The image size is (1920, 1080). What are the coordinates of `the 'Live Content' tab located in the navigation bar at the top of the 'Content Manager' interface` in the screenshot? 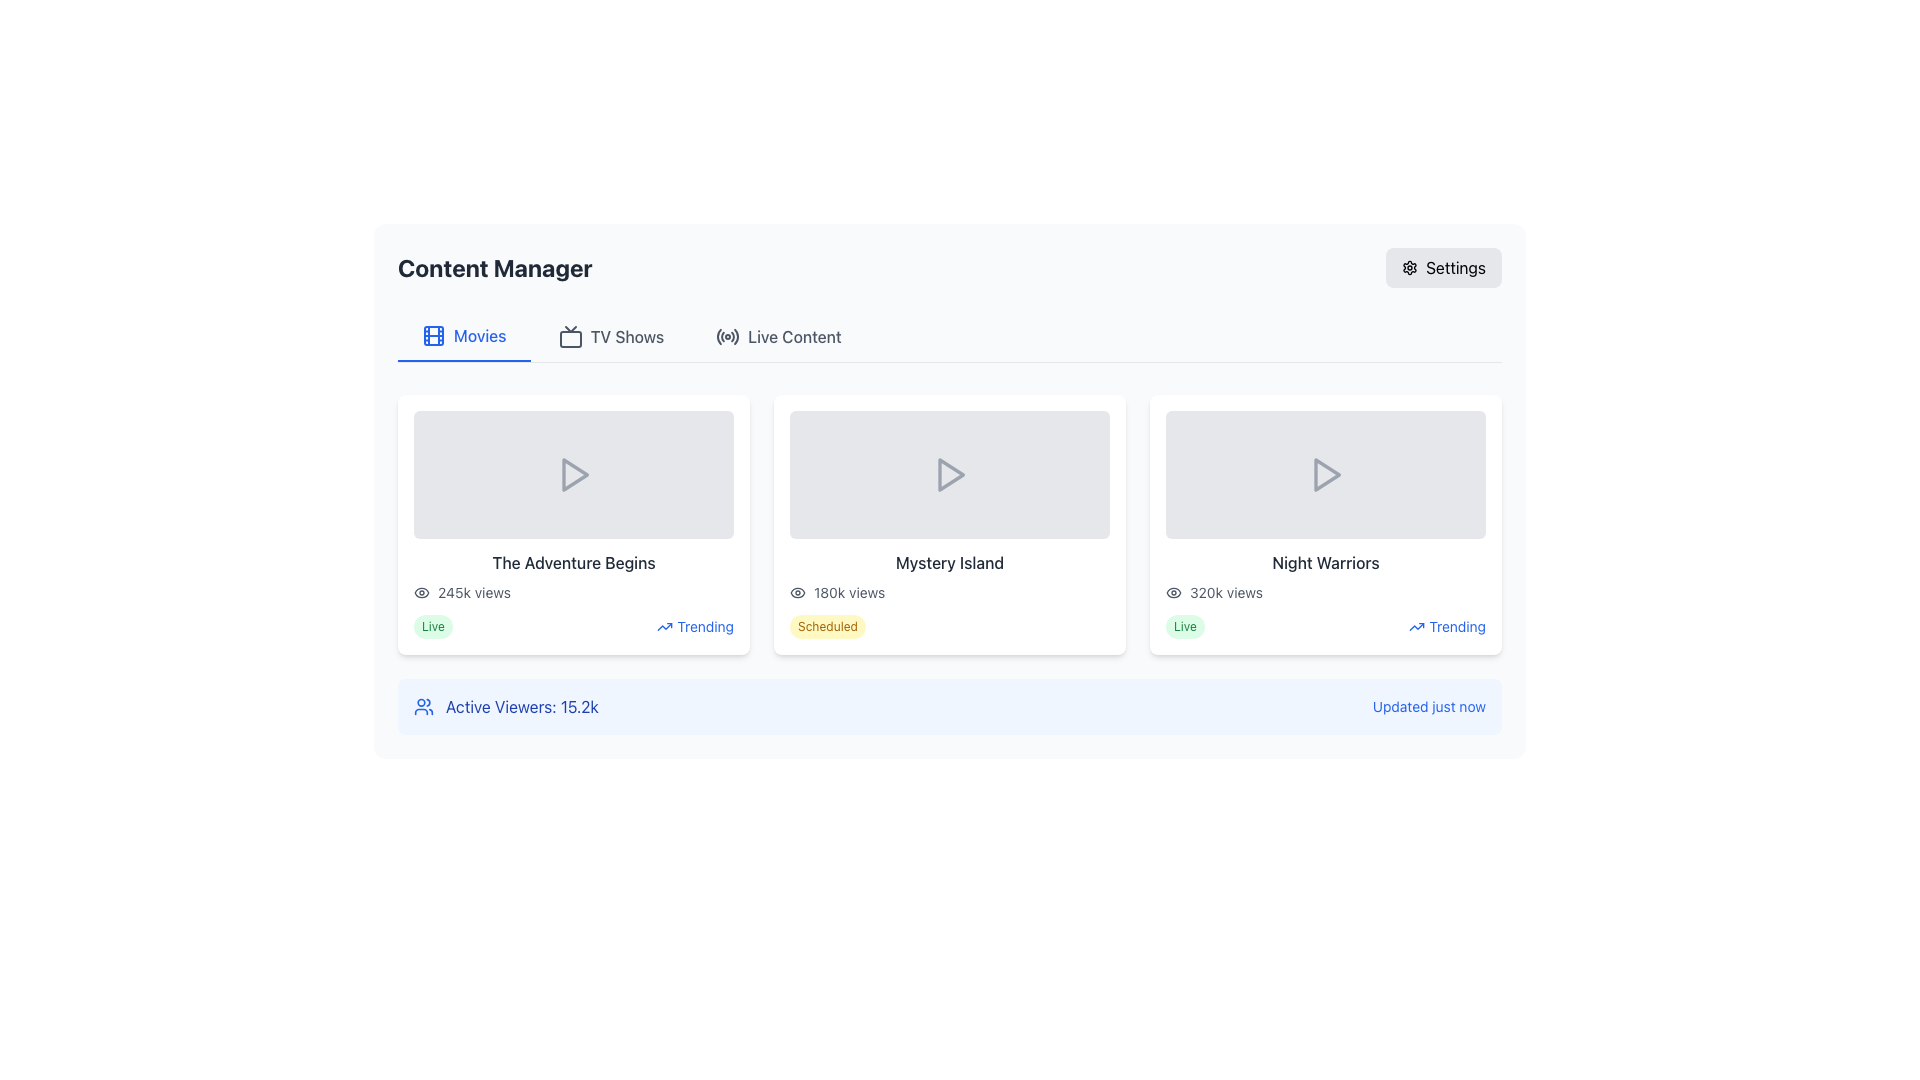 It's located at (949, 336).